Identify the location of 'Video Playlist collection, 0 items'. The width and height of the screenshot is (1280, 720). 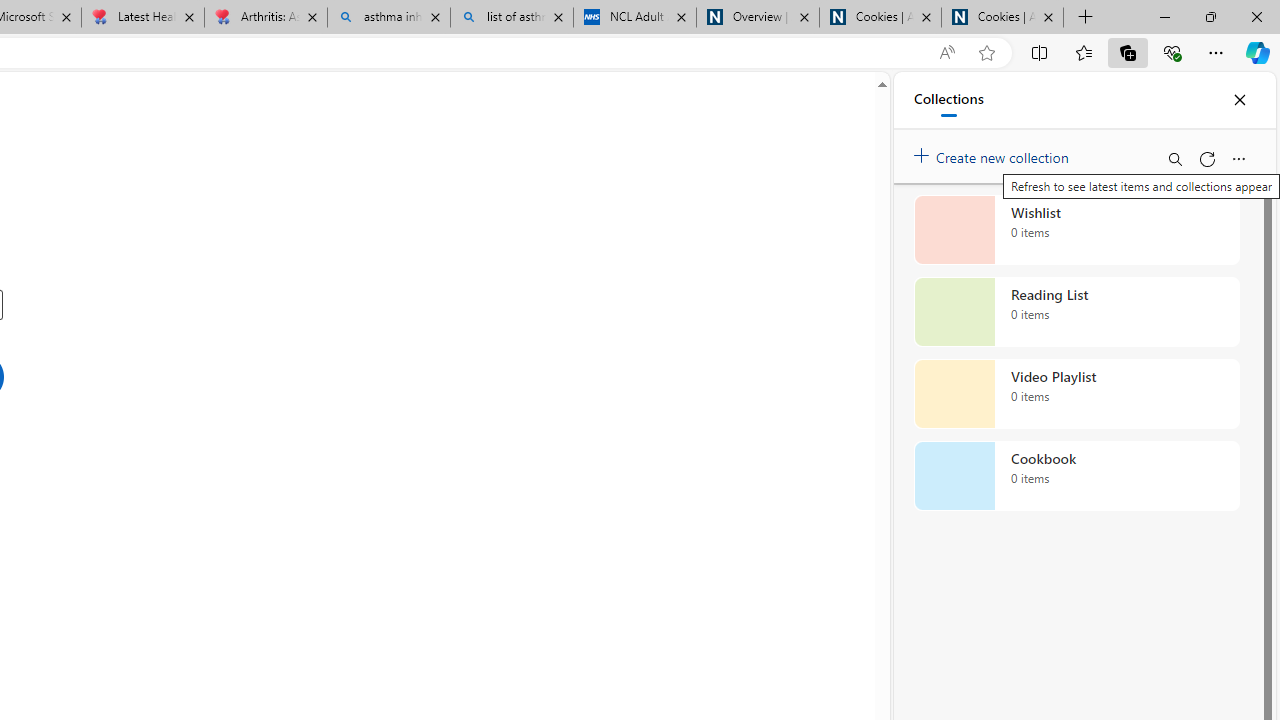
(1076, 394).